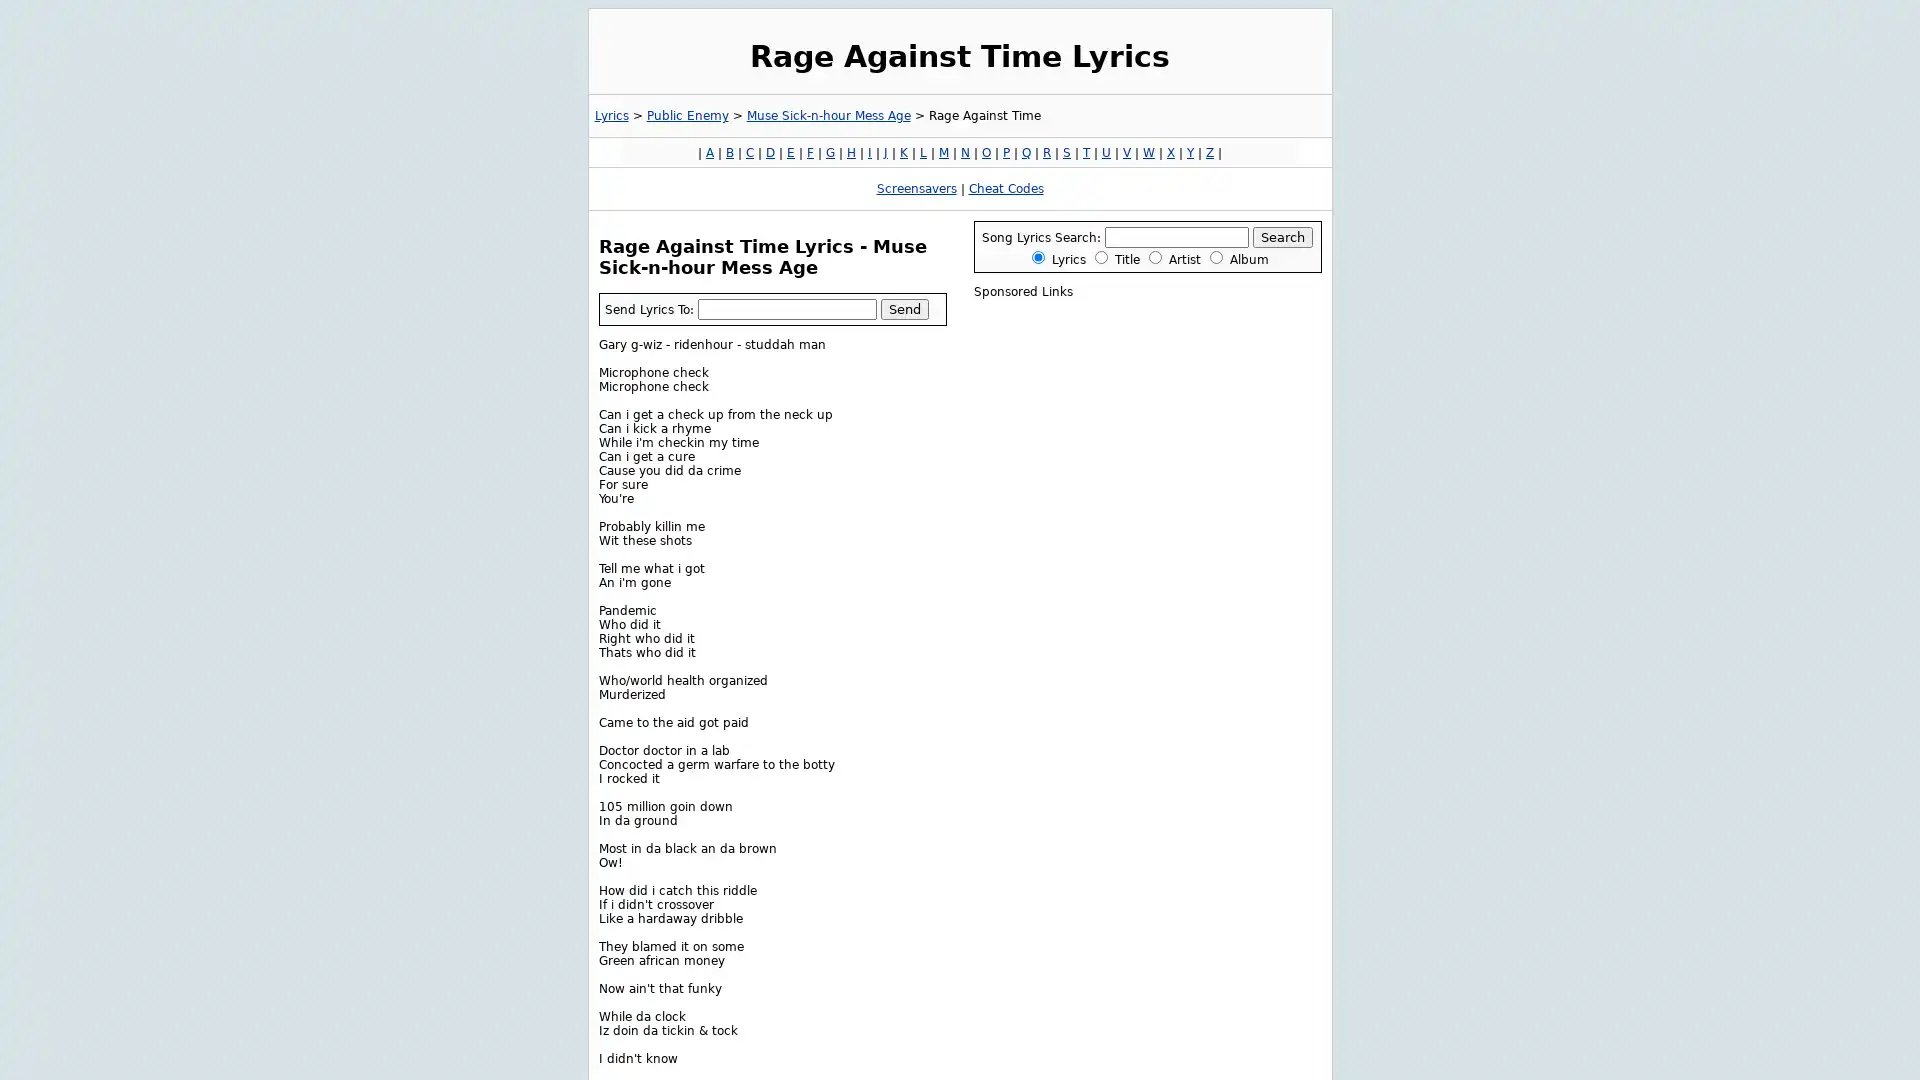 The height and width of the screenshot is (1080, 1920). What do you see at coordinates (1282, 236) in the screenshot?
I see `Search` at bounding box center [1282, 236].